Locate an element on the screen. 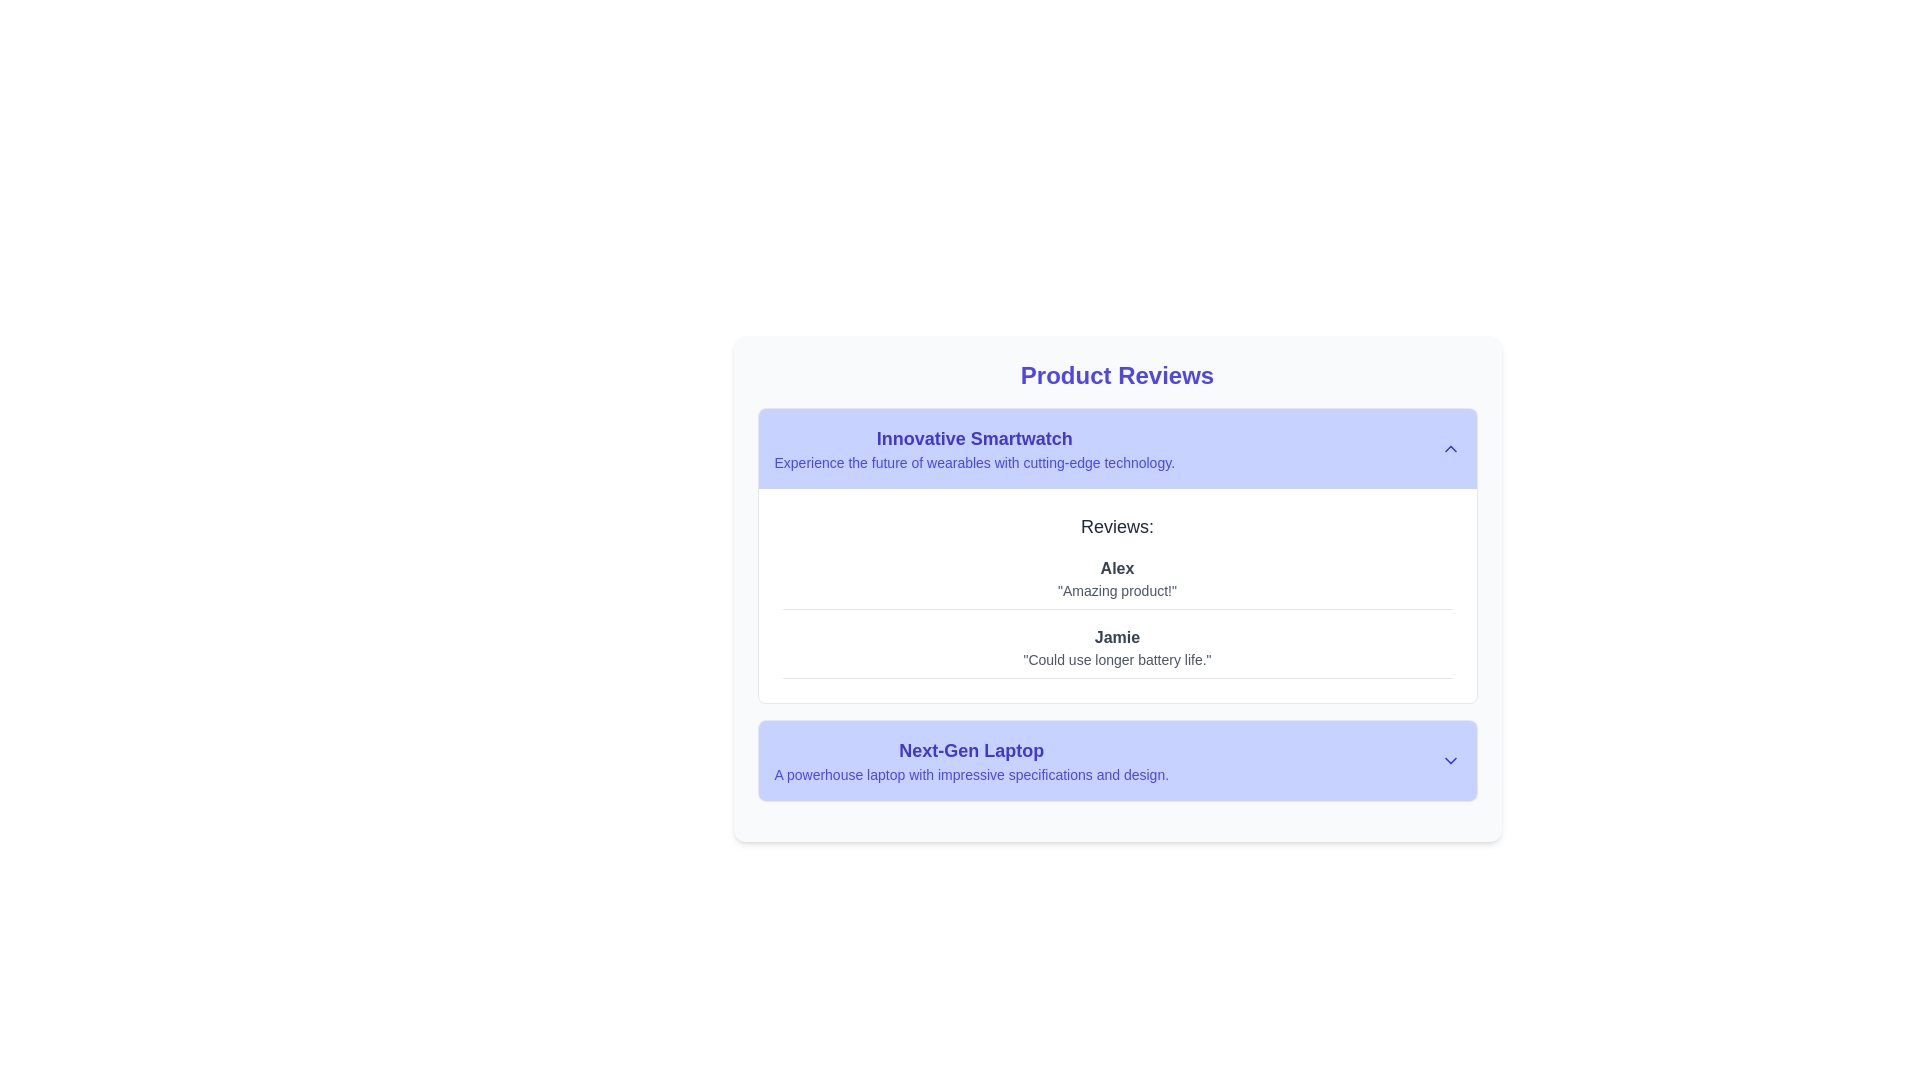  the header text 'Reviews:' which is styled in a large dark gray font, positioned at the top of the review section is located at coordinates (1116, 526).